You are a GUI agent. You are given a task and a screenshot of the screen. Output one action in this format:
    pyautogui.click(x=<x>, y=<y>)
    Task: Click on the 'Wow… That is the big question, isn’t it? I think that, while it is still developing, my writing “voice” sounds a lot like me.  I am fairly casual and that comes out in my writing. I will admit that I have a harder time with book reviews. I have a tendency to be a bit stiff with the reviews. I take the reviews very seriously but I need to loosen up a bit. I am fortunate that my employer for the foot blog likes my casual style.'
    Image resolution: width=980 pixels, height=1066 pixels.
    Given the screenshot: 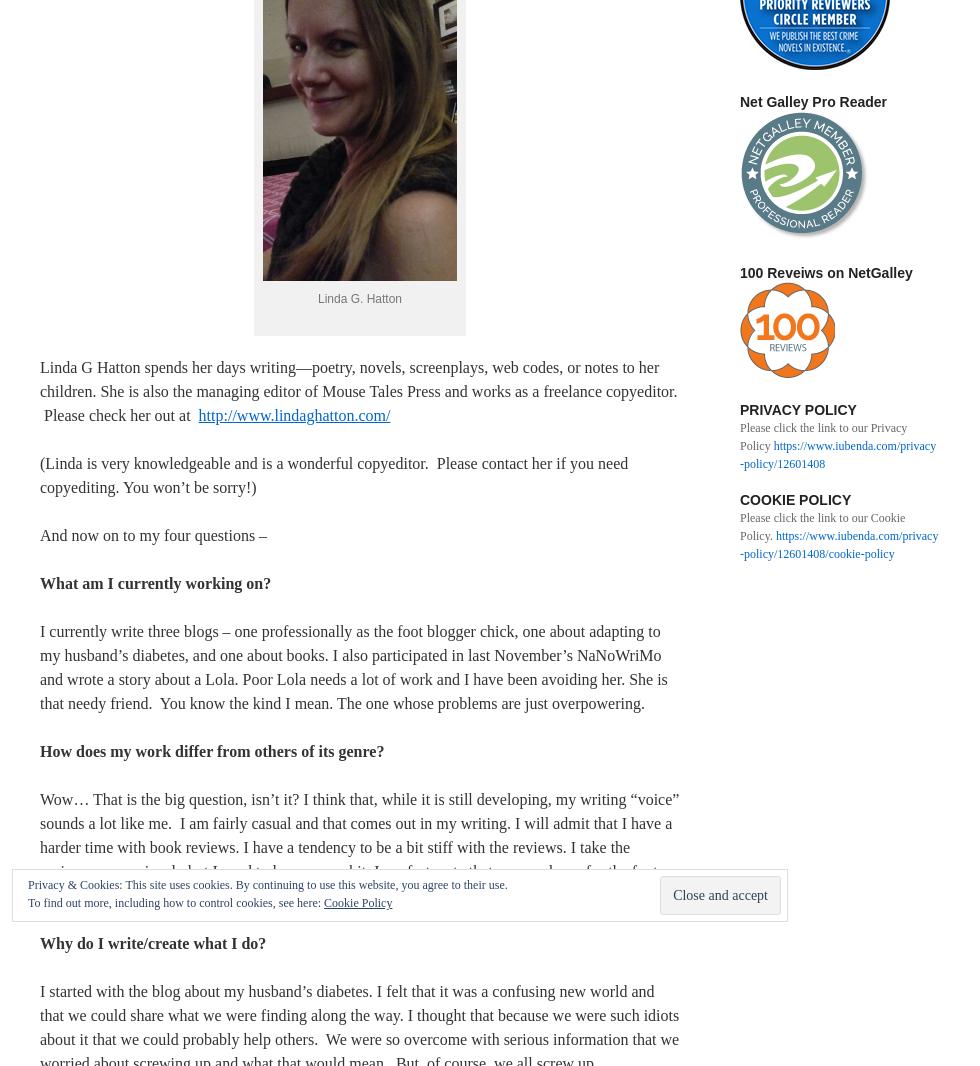 What is the action you would take?
    pyautogui.click(x=359, y=846)
    